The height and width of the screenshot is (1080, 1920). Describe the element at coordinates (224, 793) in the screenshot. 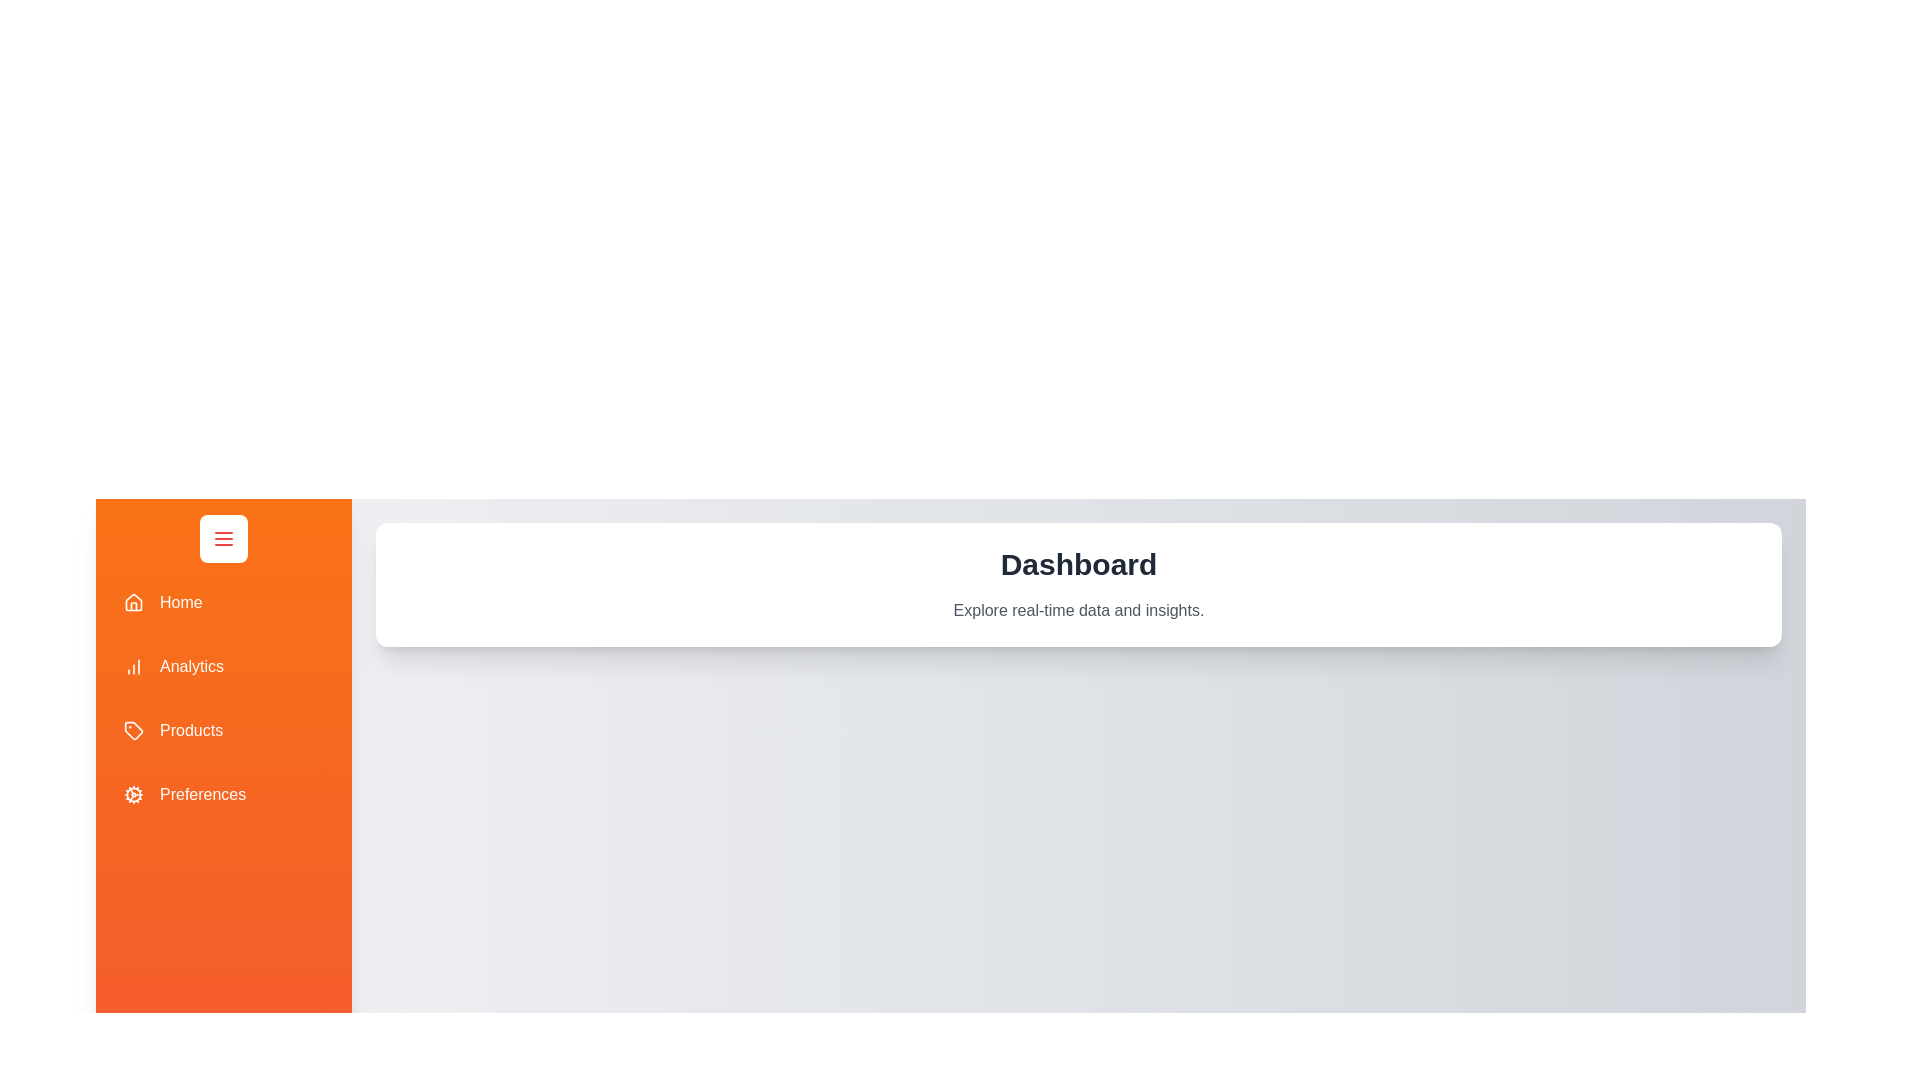

I see `the drawer item labeled 'Preferences' to observe its hover effect` at that location.